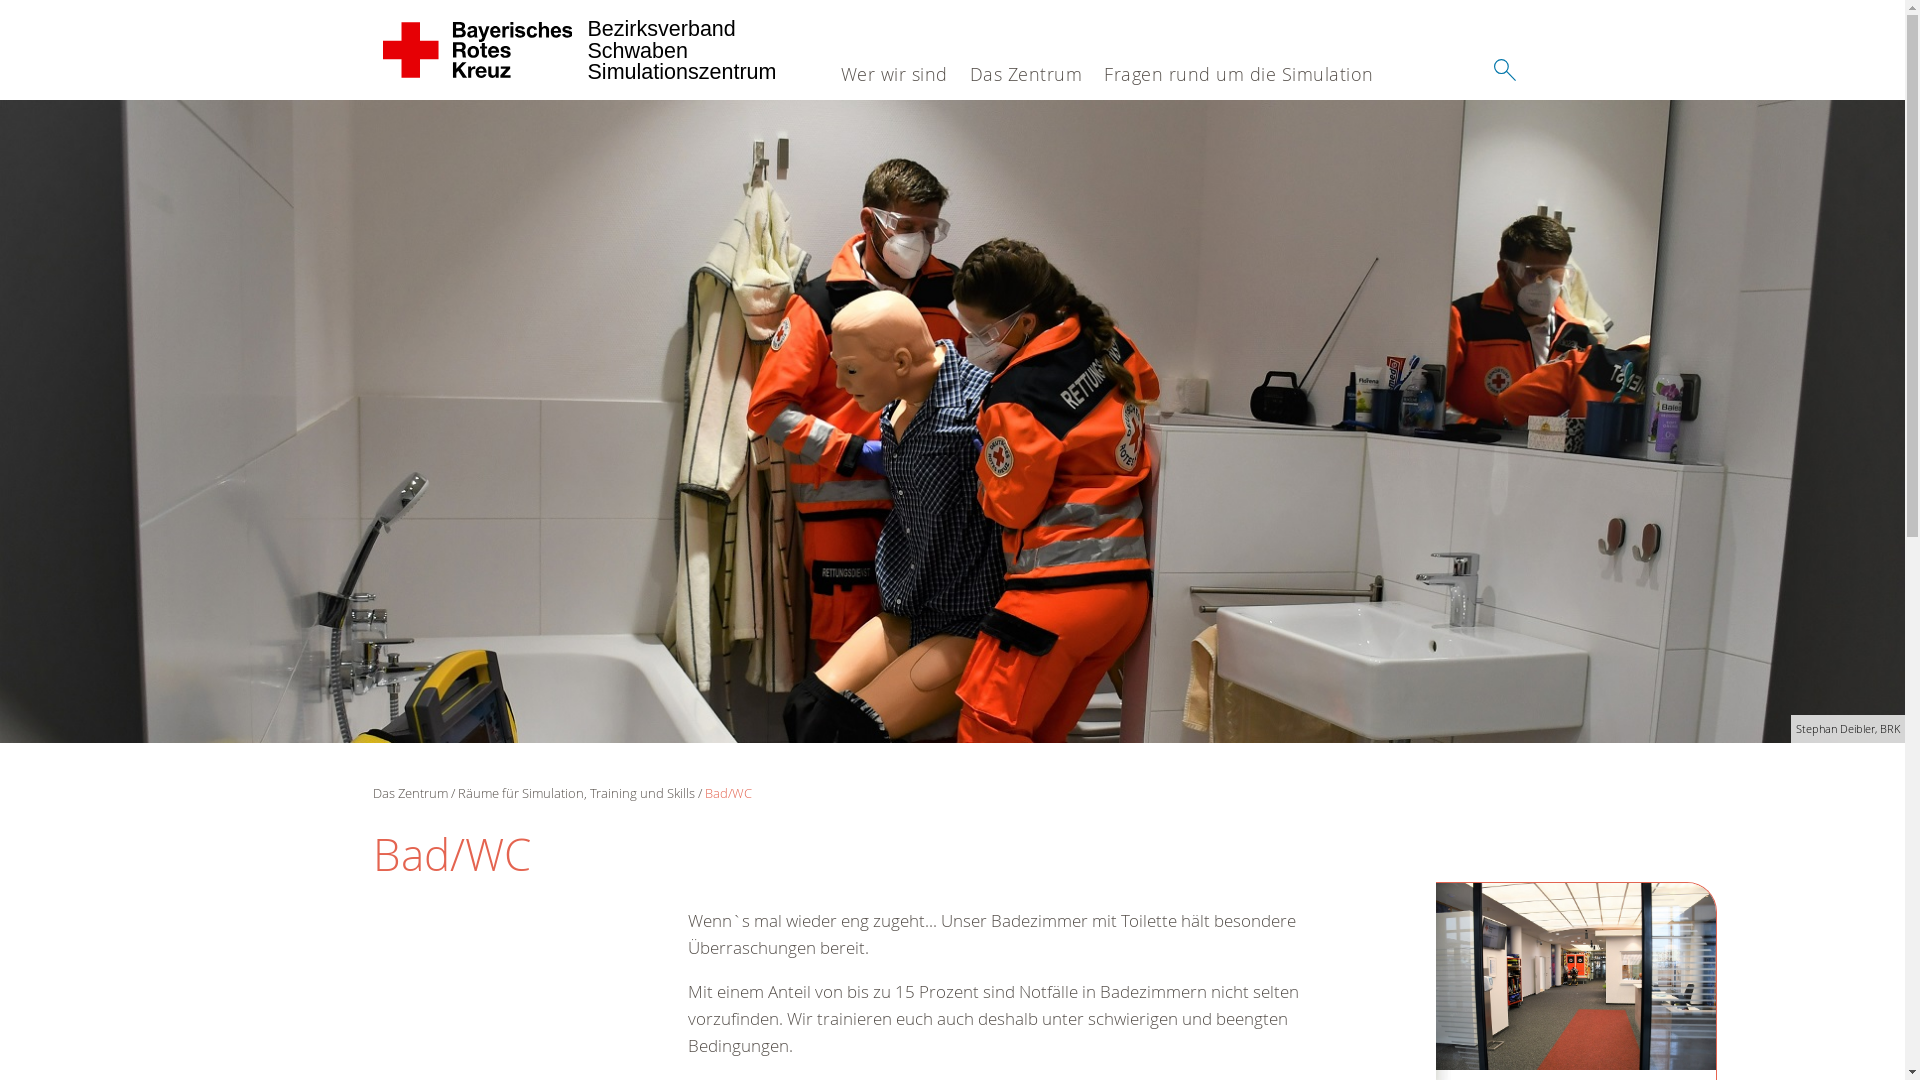 The image size is (1920, 1080). I want to click on 'Bezirksverband, so click(476, 49).